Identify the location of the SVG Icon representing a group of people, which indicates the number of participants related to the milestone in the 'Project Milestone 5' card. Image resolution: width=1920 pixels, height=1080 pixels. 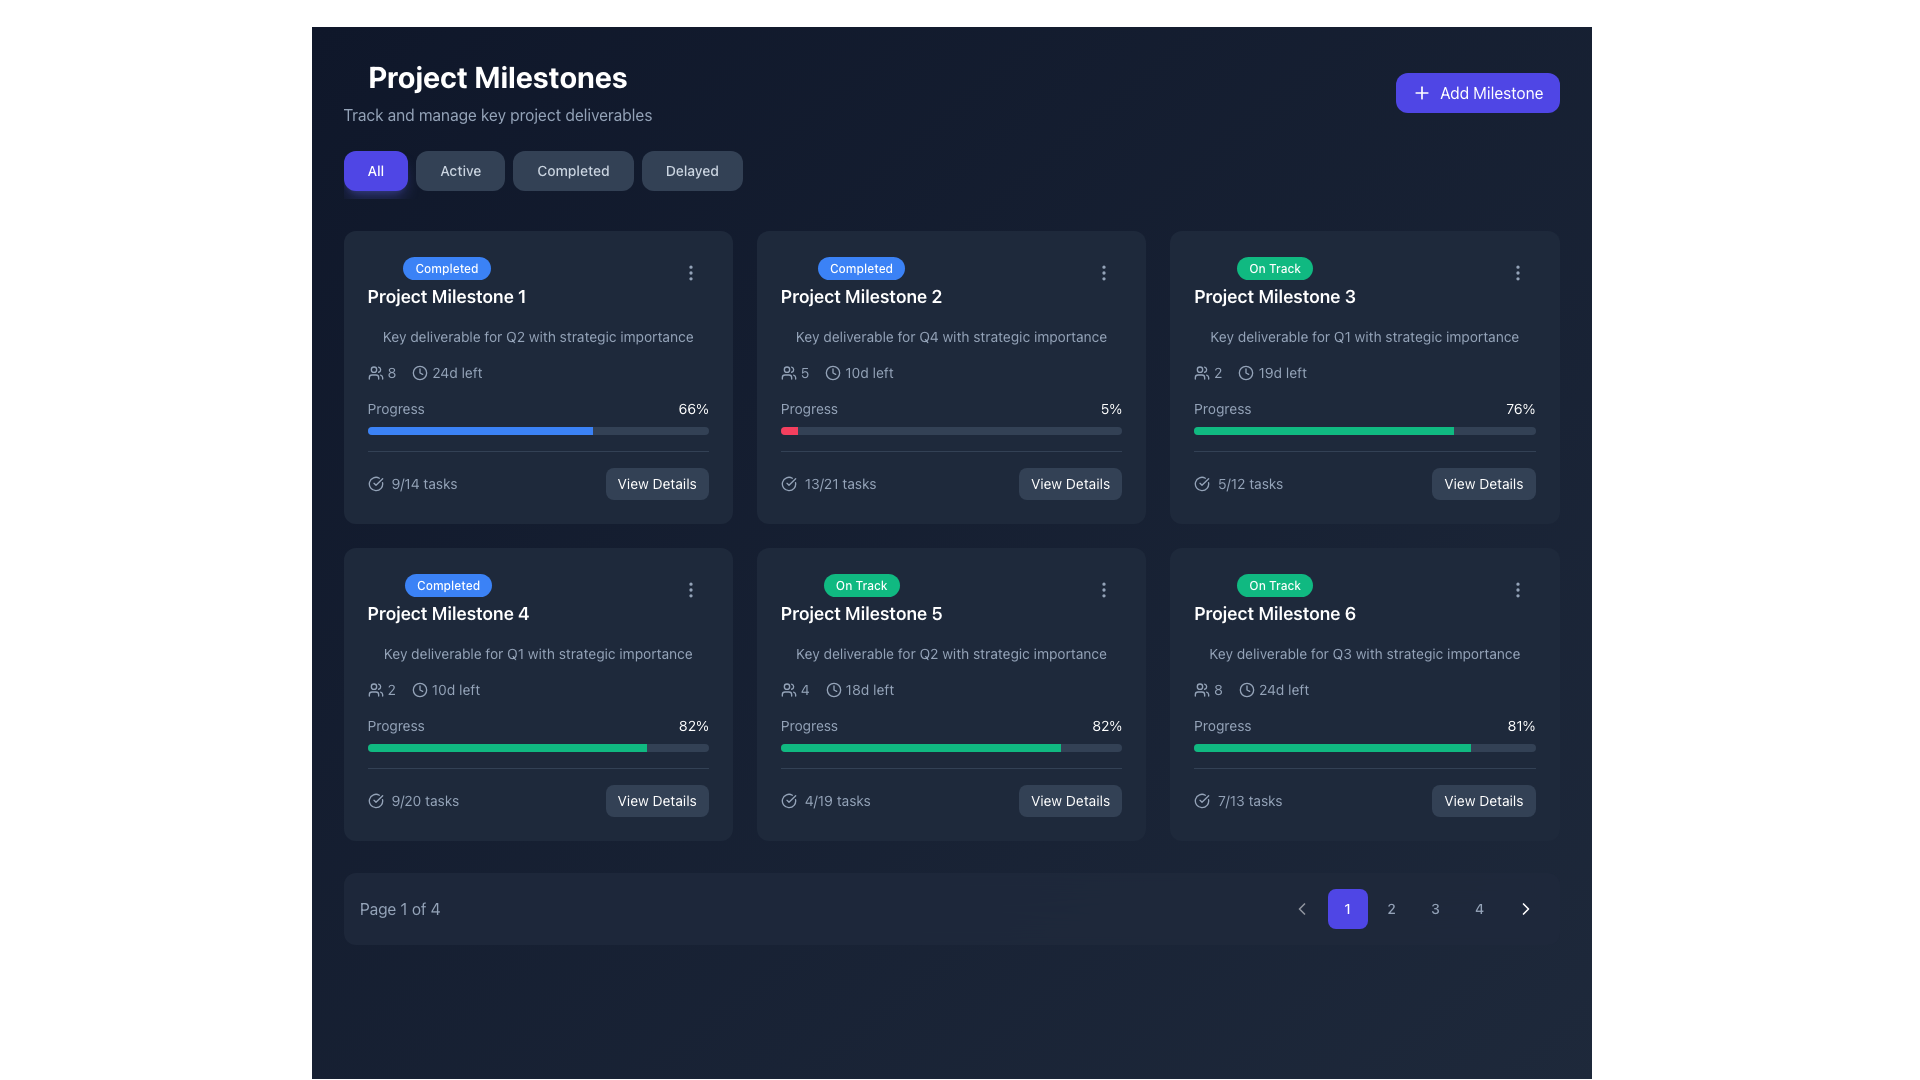
(787, 689).